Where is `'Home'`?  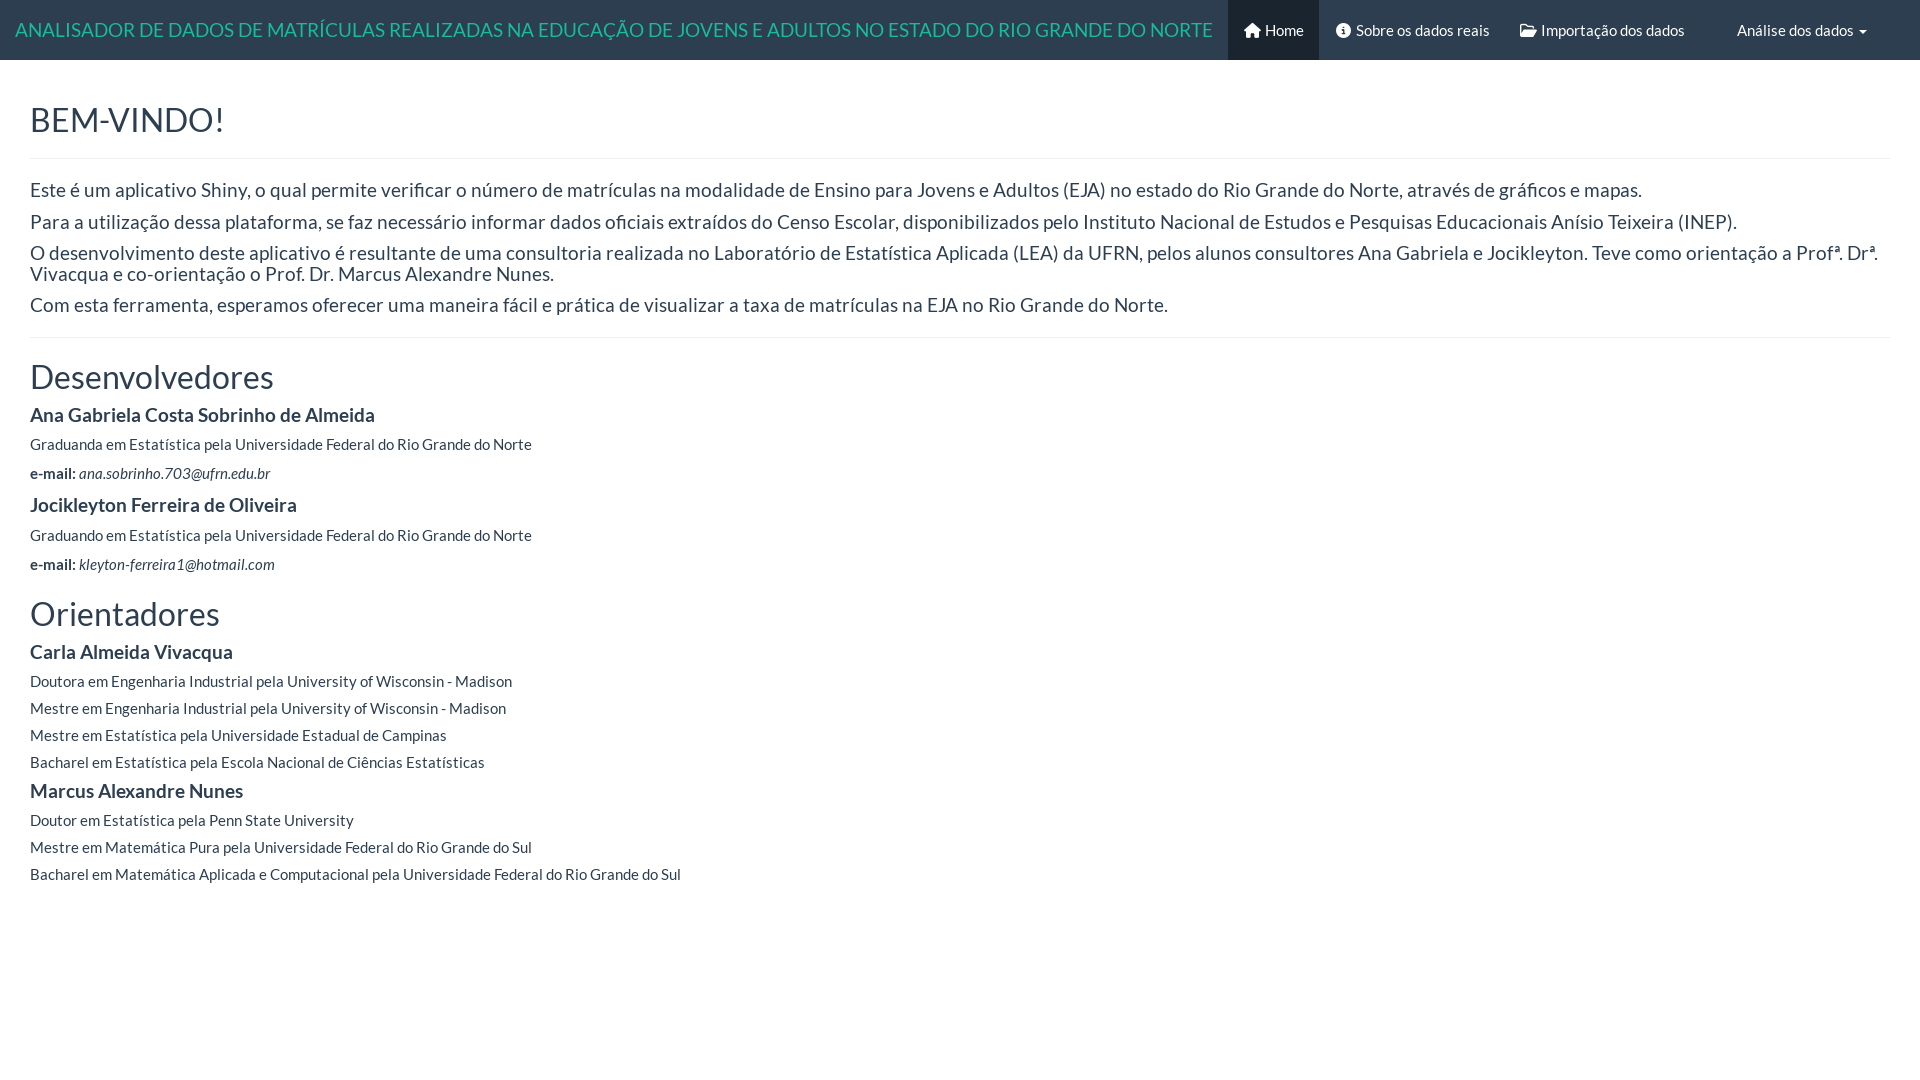
'Home' is located at coordinates (1227, 30).